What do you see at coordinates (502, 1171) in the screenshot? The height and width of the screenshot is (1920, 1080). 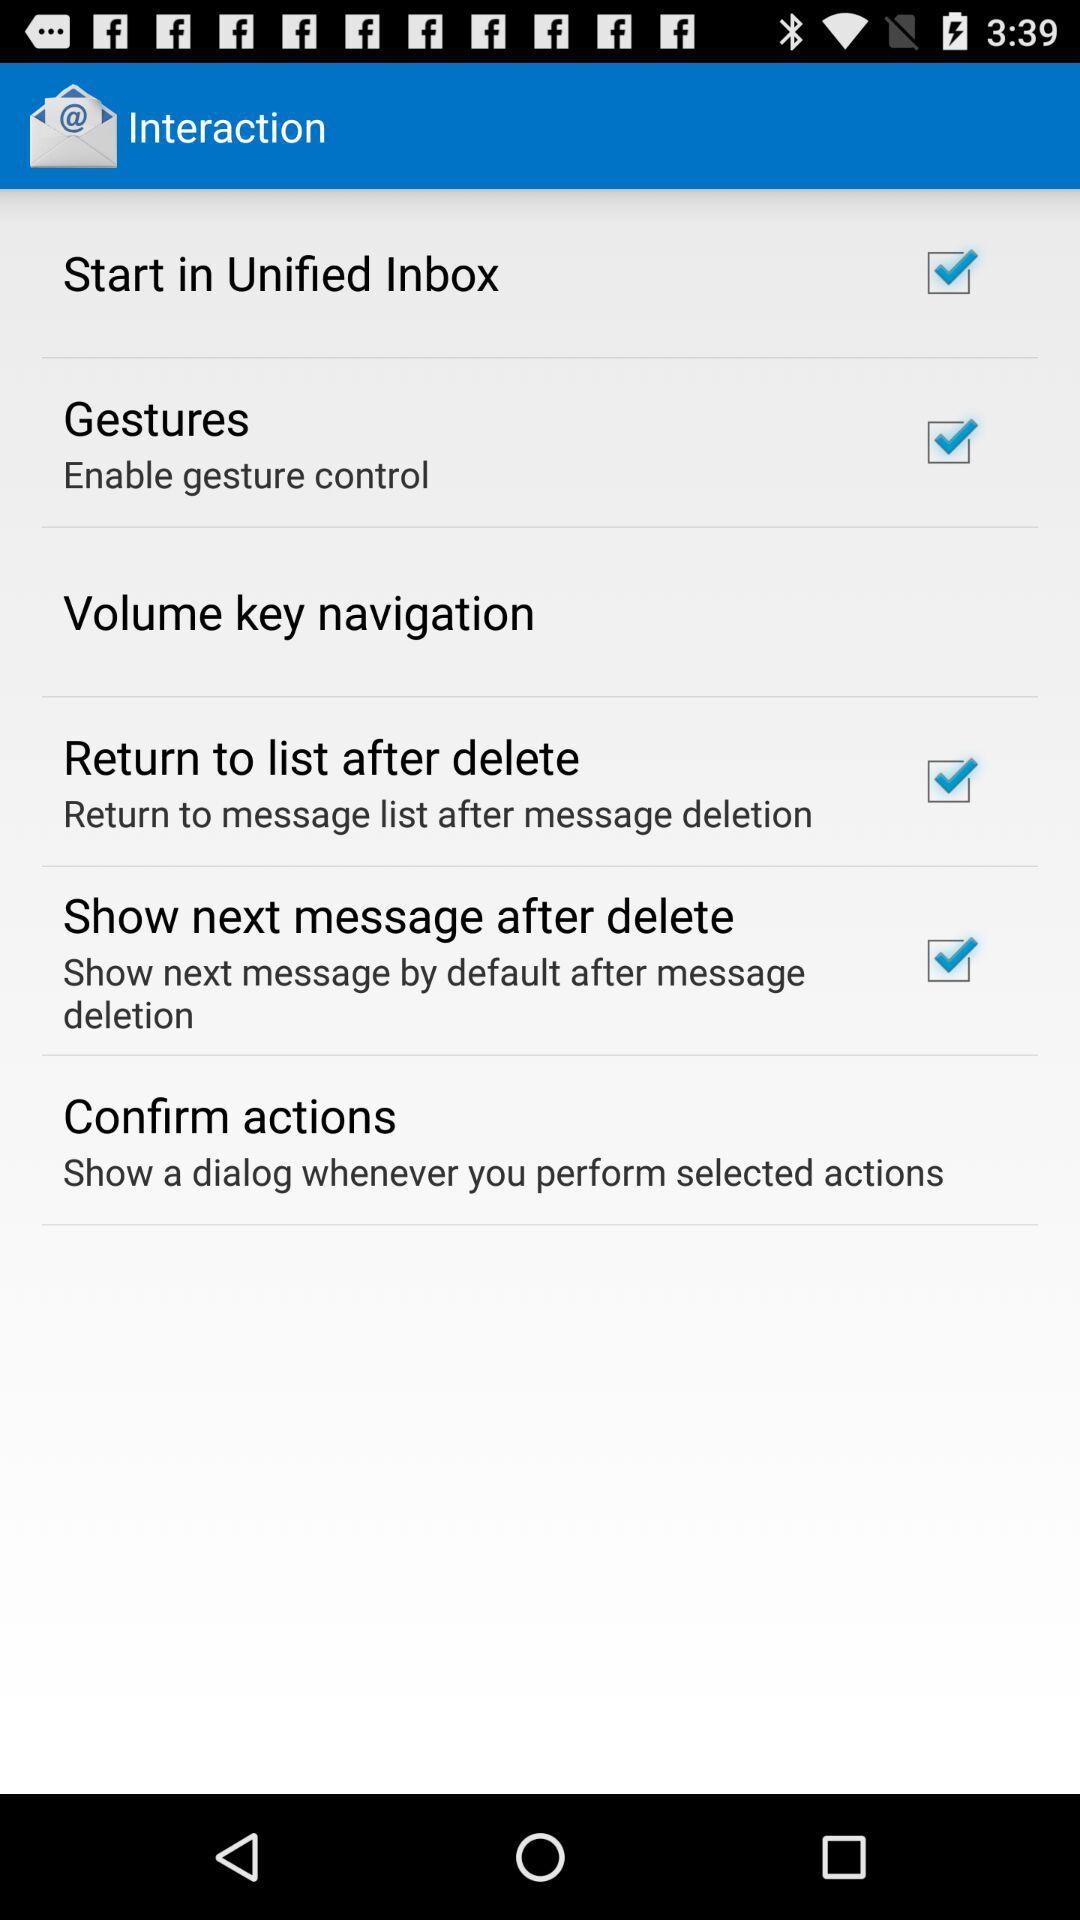 I see `the item below the confirm actions icon` at bounding box center [502, 1171].